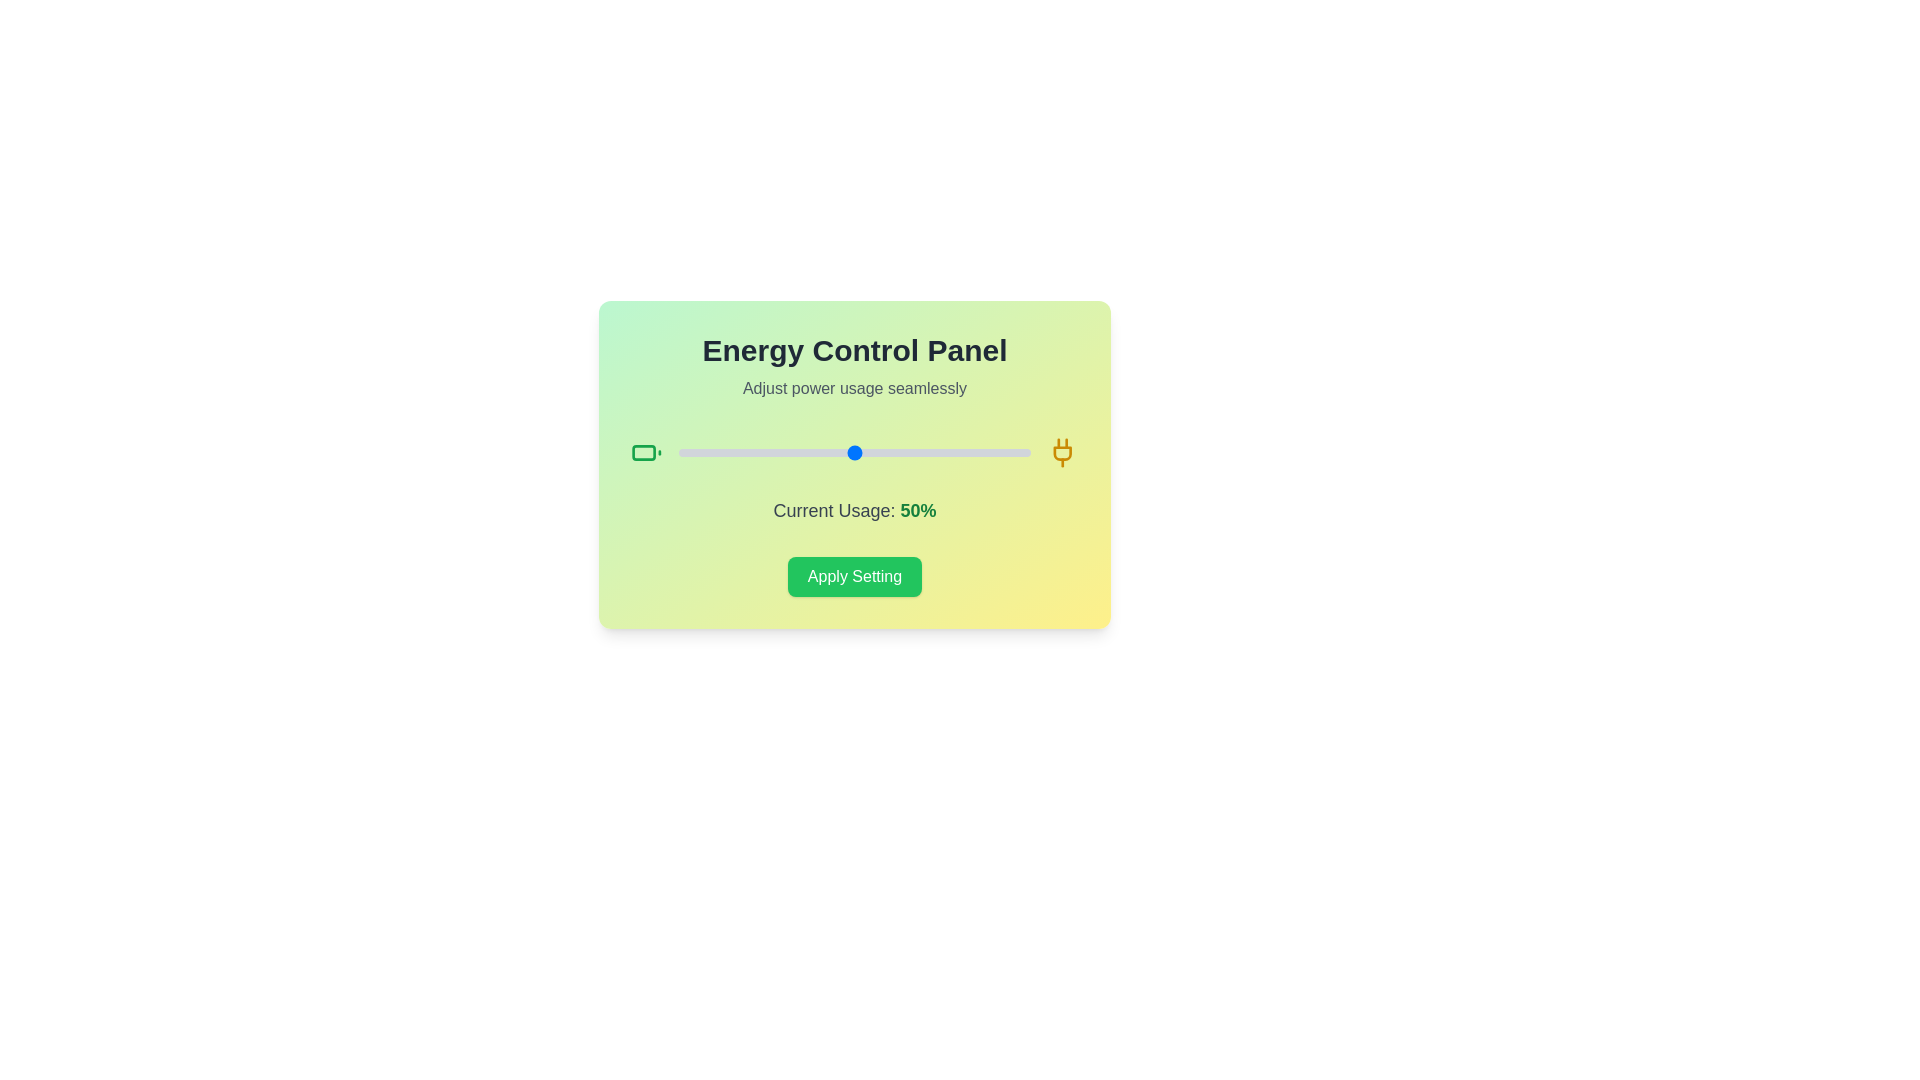 The image size is (1920, 1080). What do you see at coordinates (854, 509) in the screenshot?
I see `the 'Current Usage:' text label element, which displays the percentage '50%' in bold green text, positioned below the energy control slider and above the 'Apply Setting' button` at bounding box center [854, 509].